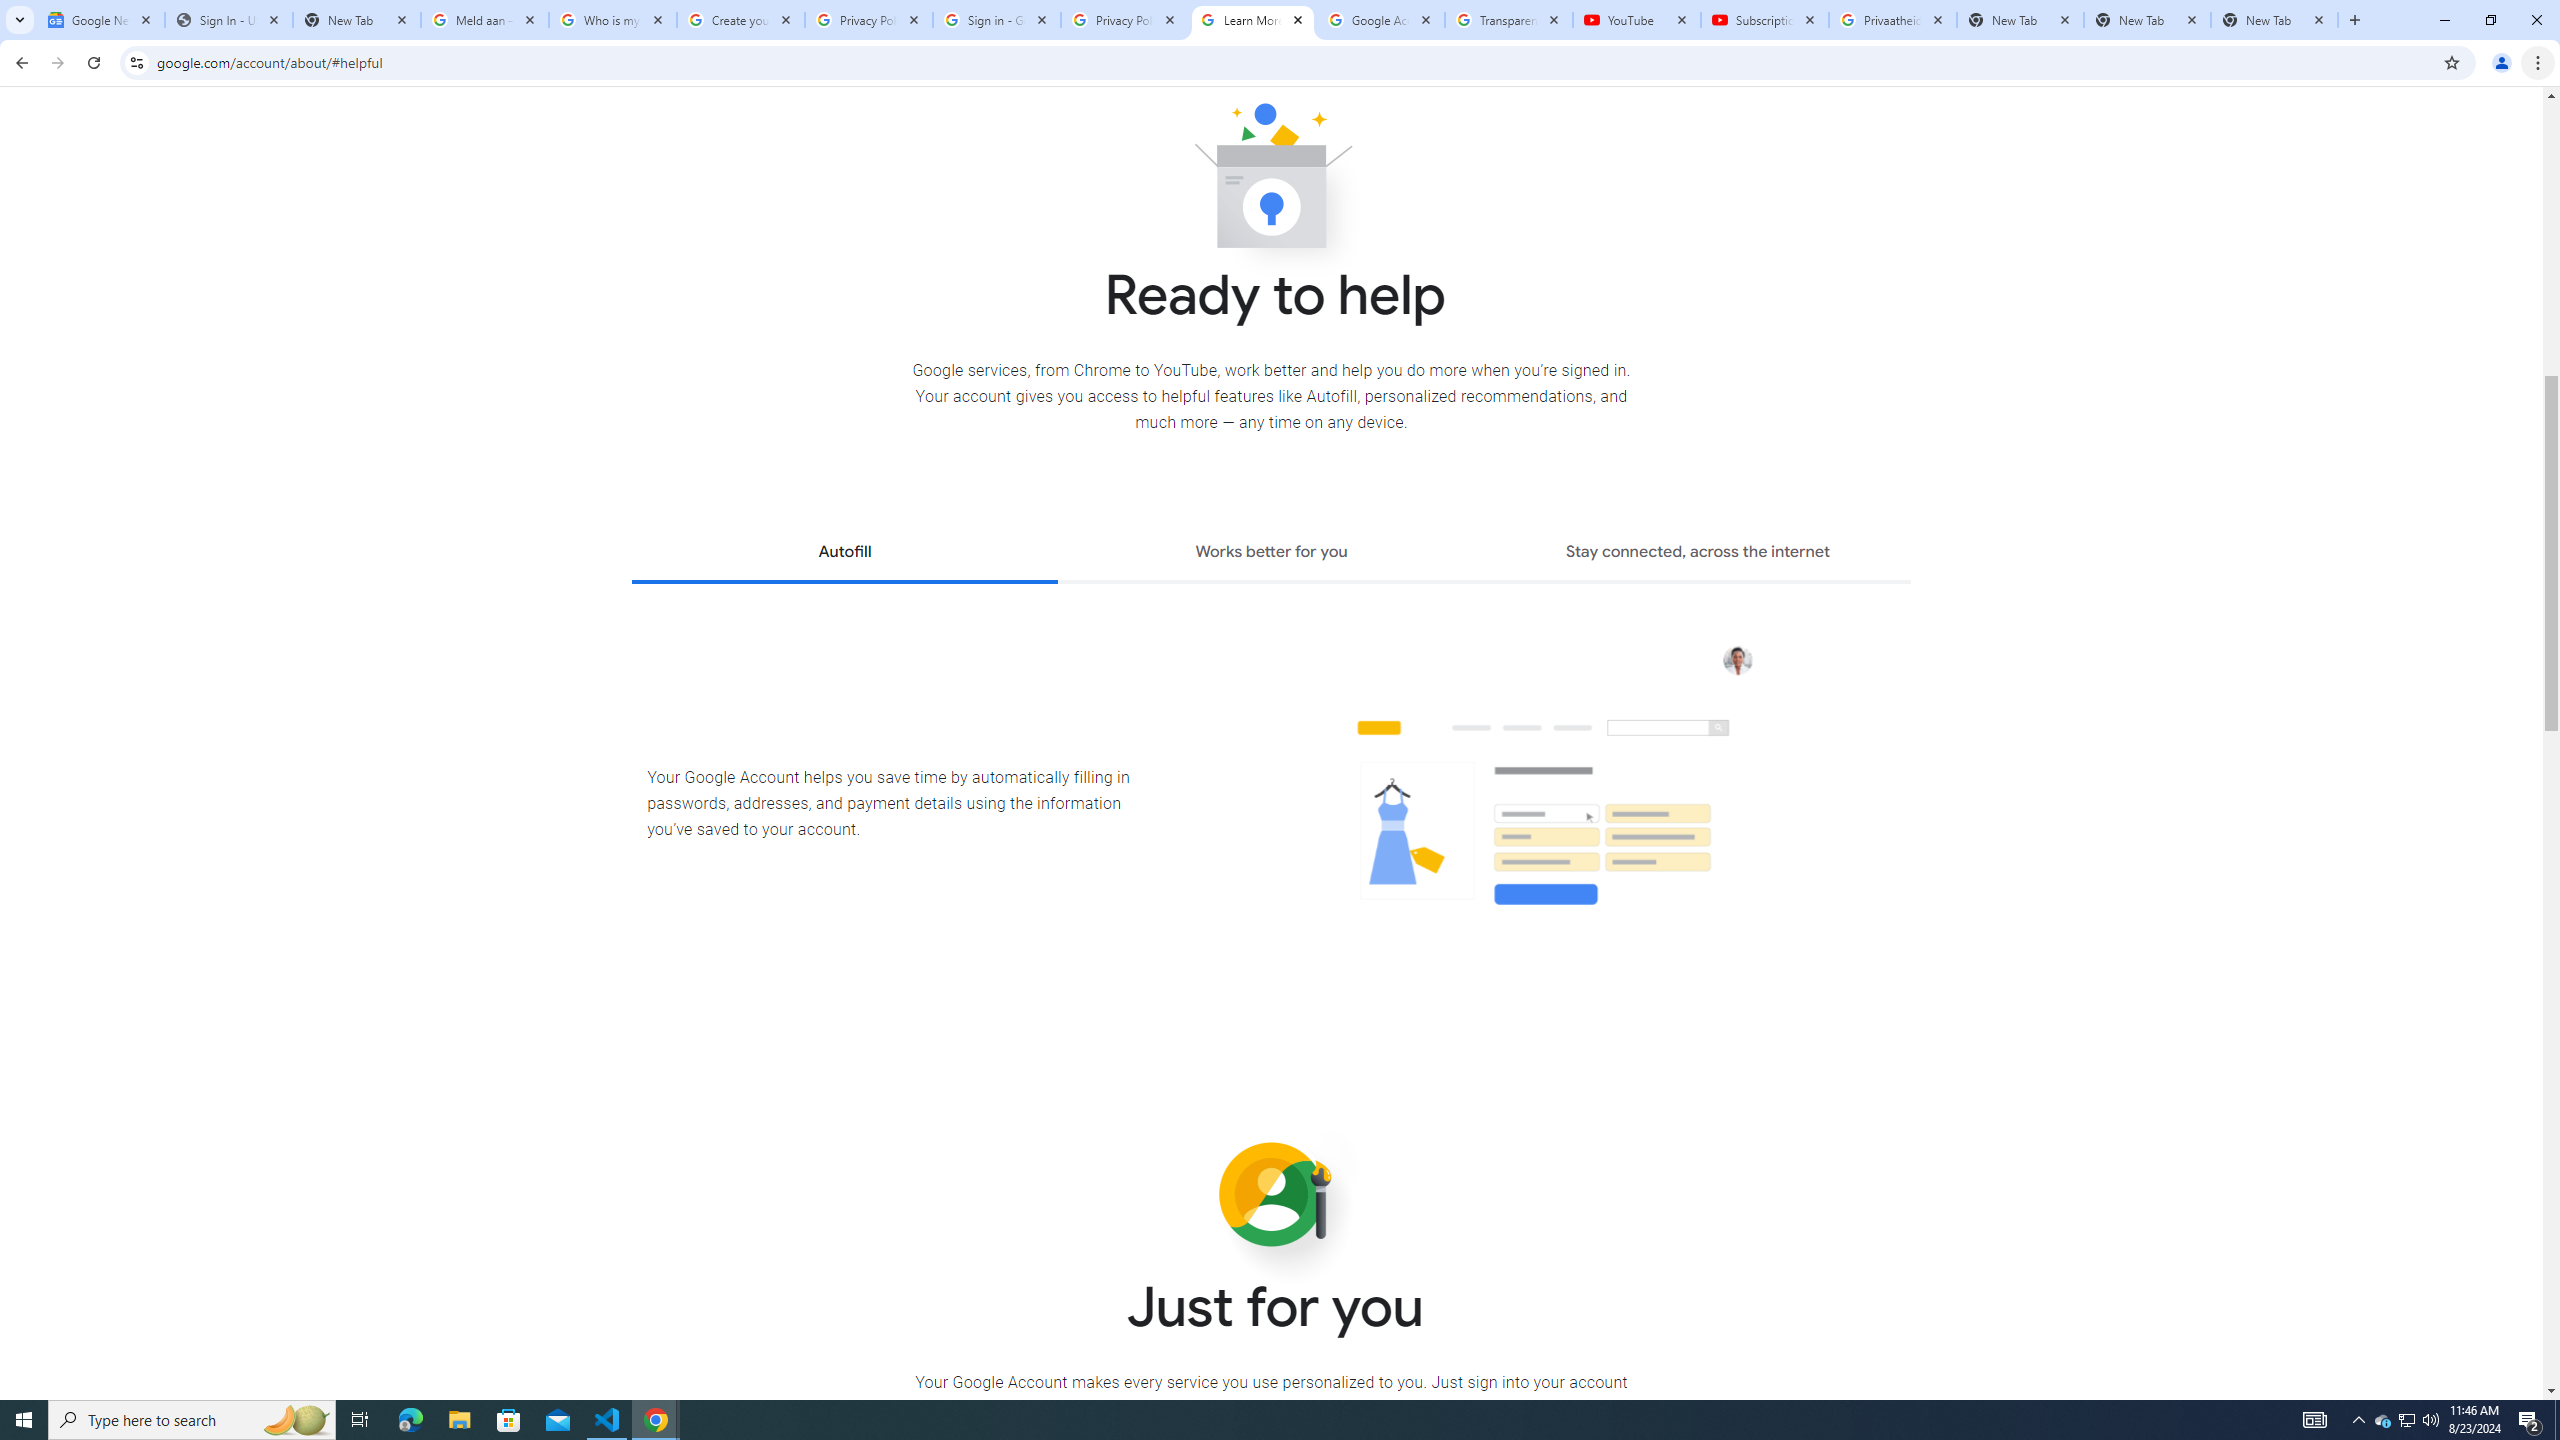  I want to click on 'Stay connected, across the internet', so click(1697, 554).